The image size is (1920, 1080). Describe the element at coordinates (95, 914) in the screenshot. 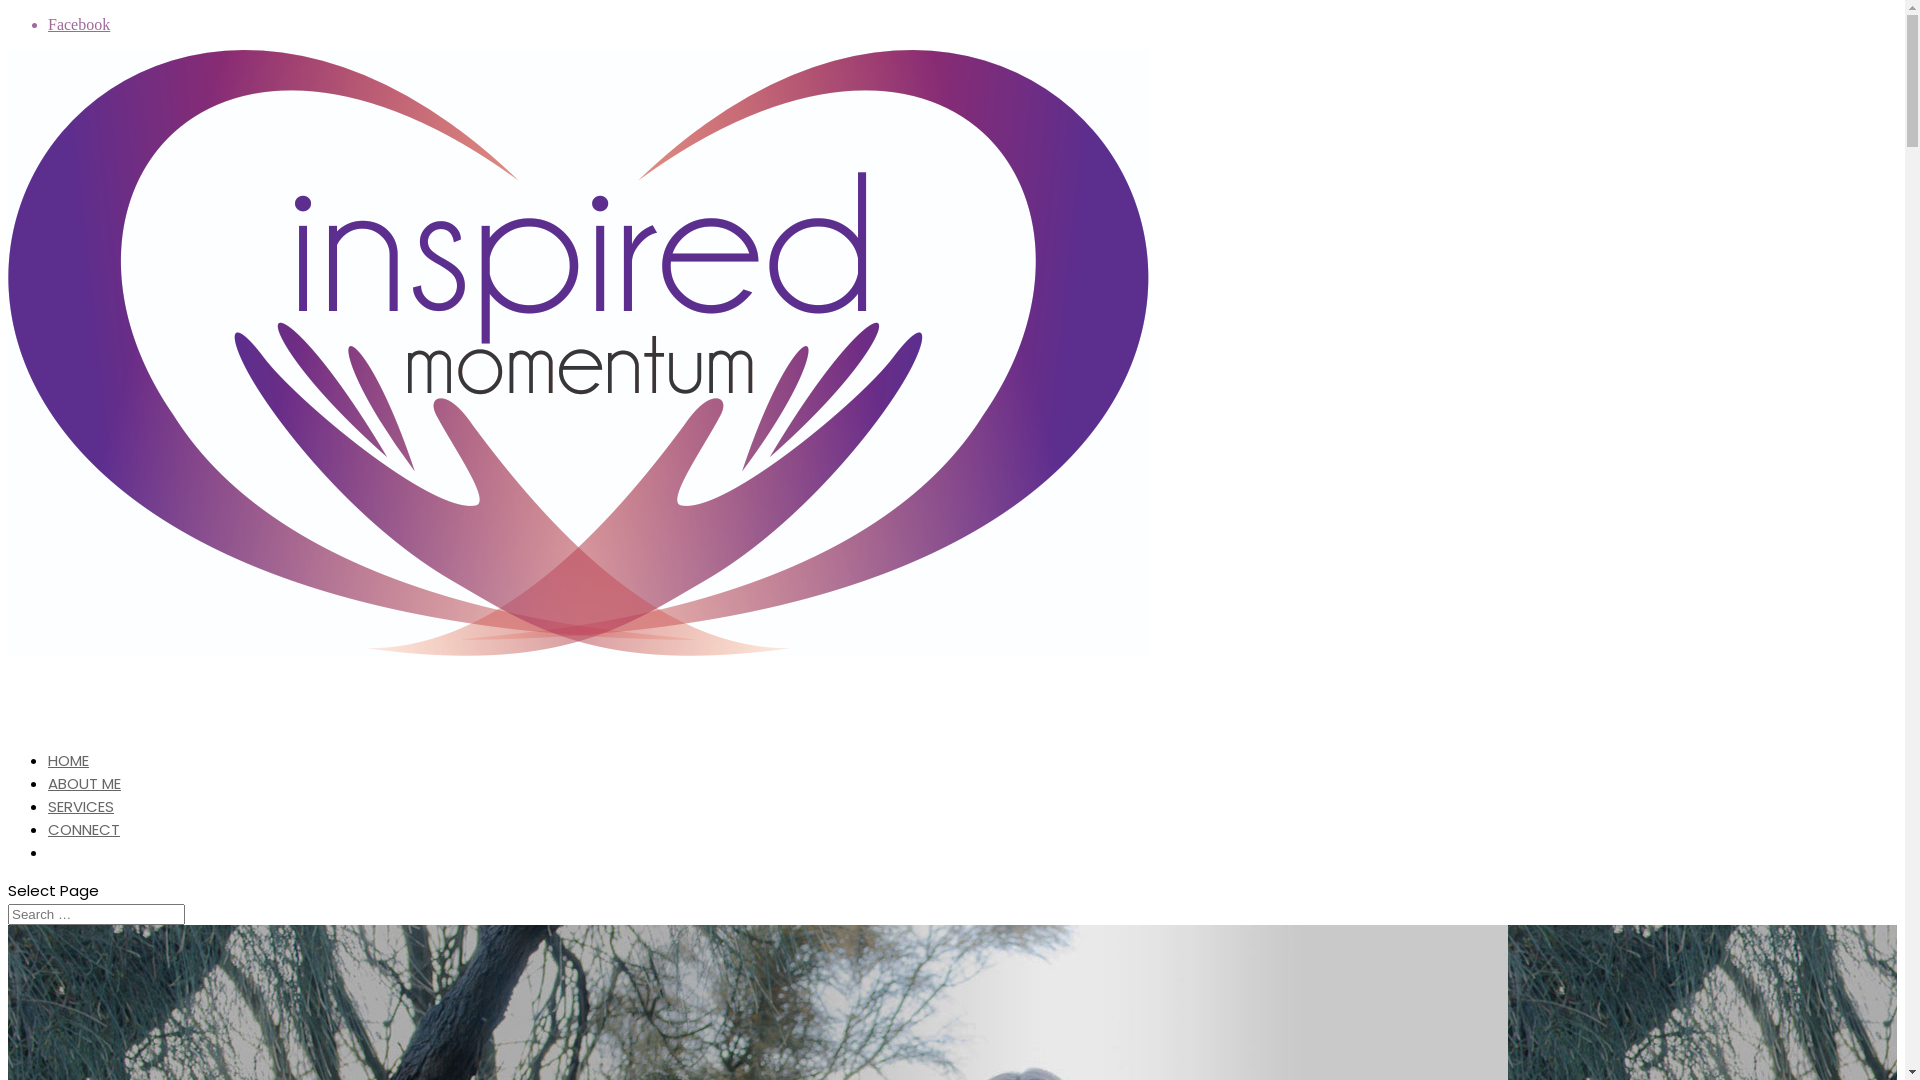

I see `'Search for:'` at that location.